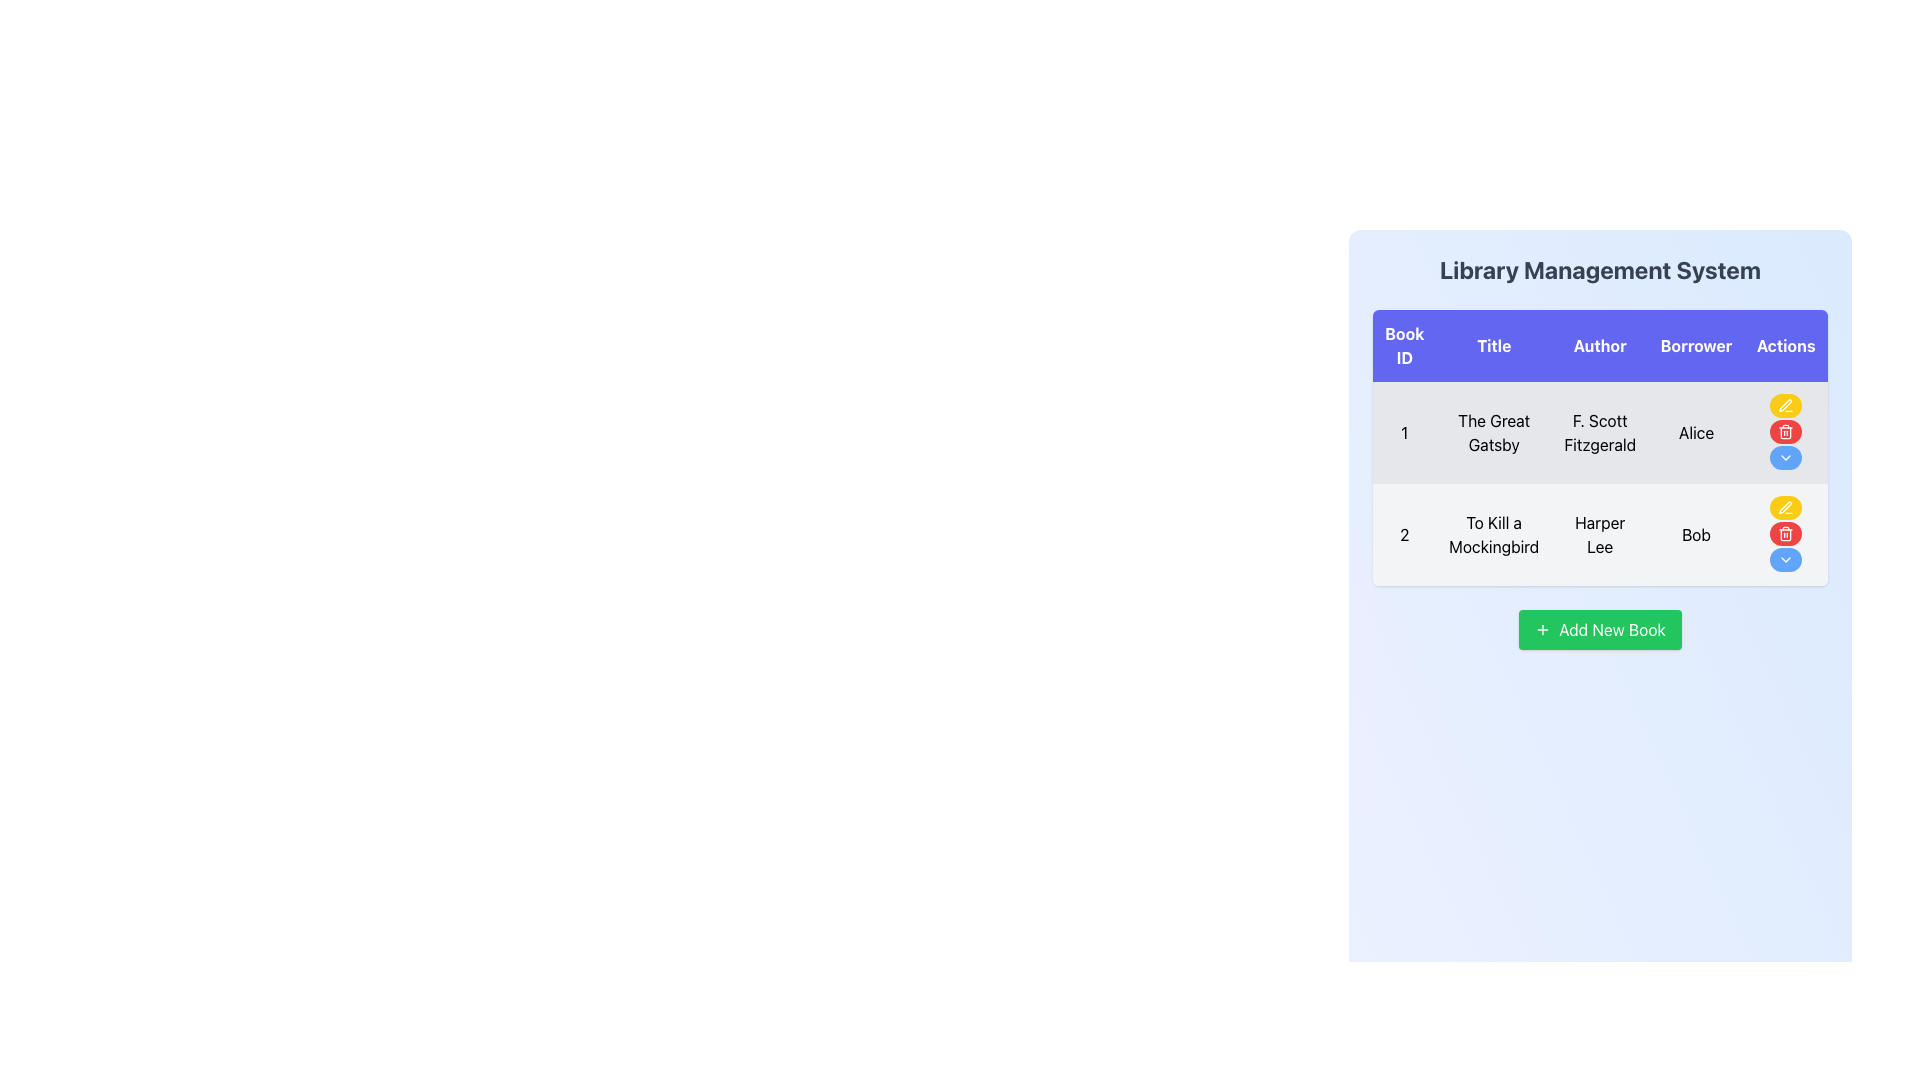 The image size is (1920, 1080). What do you see at coordinates (1494, 431) in the screenshot?
I see `the label displaying the text 'The Great Gatsby' located under the Title column in the first row of the table` at bounding box center [1494, 431].